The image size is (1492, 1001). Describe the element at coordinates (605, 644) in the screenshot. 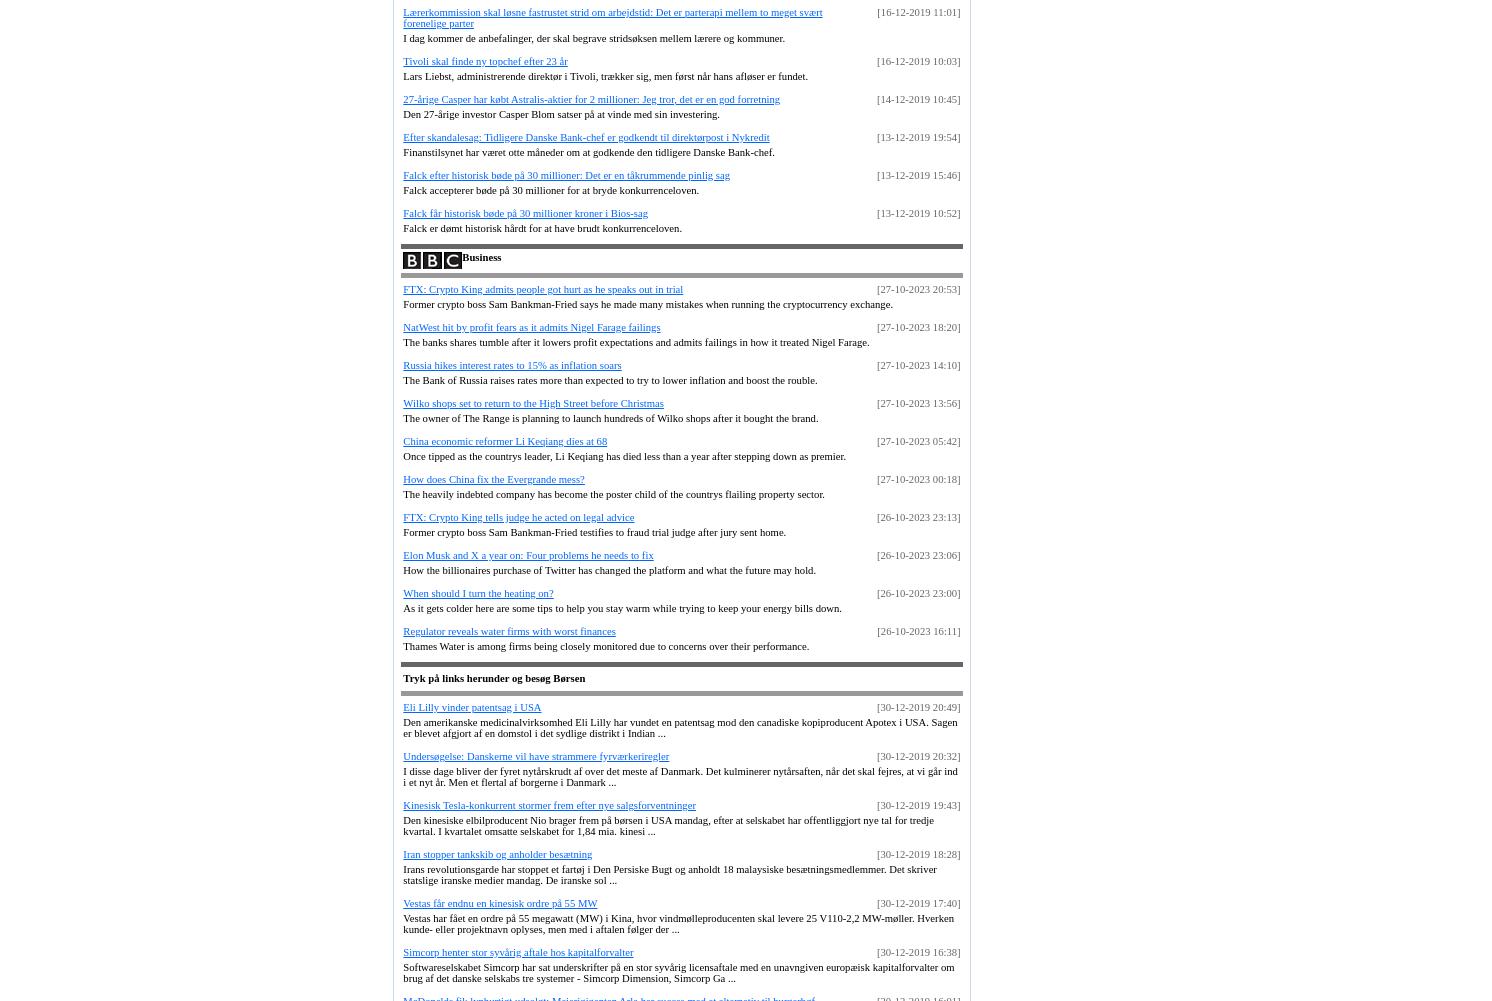

I see `'Thames Water is among firms being closely monitored due to concerns over their performance.'` at that location.